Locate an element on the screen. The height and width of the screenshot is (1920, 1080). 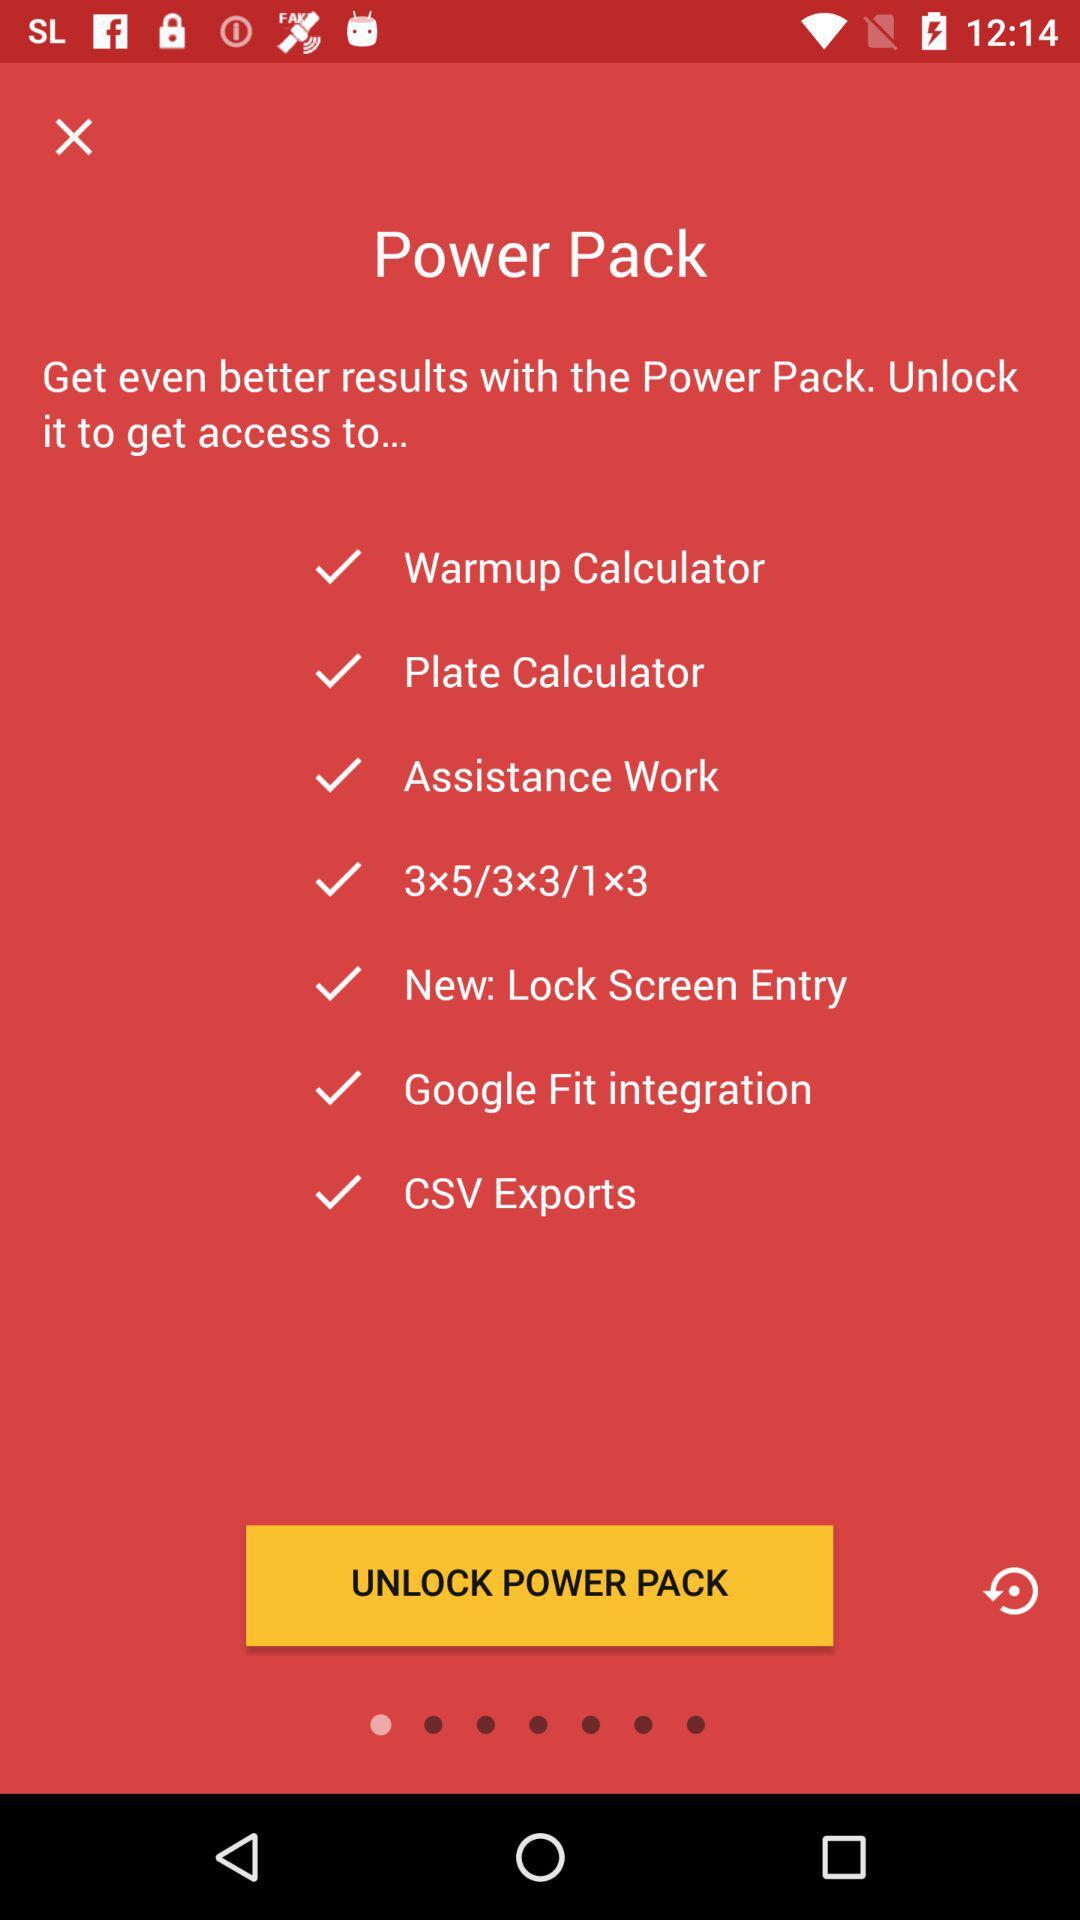
cancel button is located at coordinates (72, 135).